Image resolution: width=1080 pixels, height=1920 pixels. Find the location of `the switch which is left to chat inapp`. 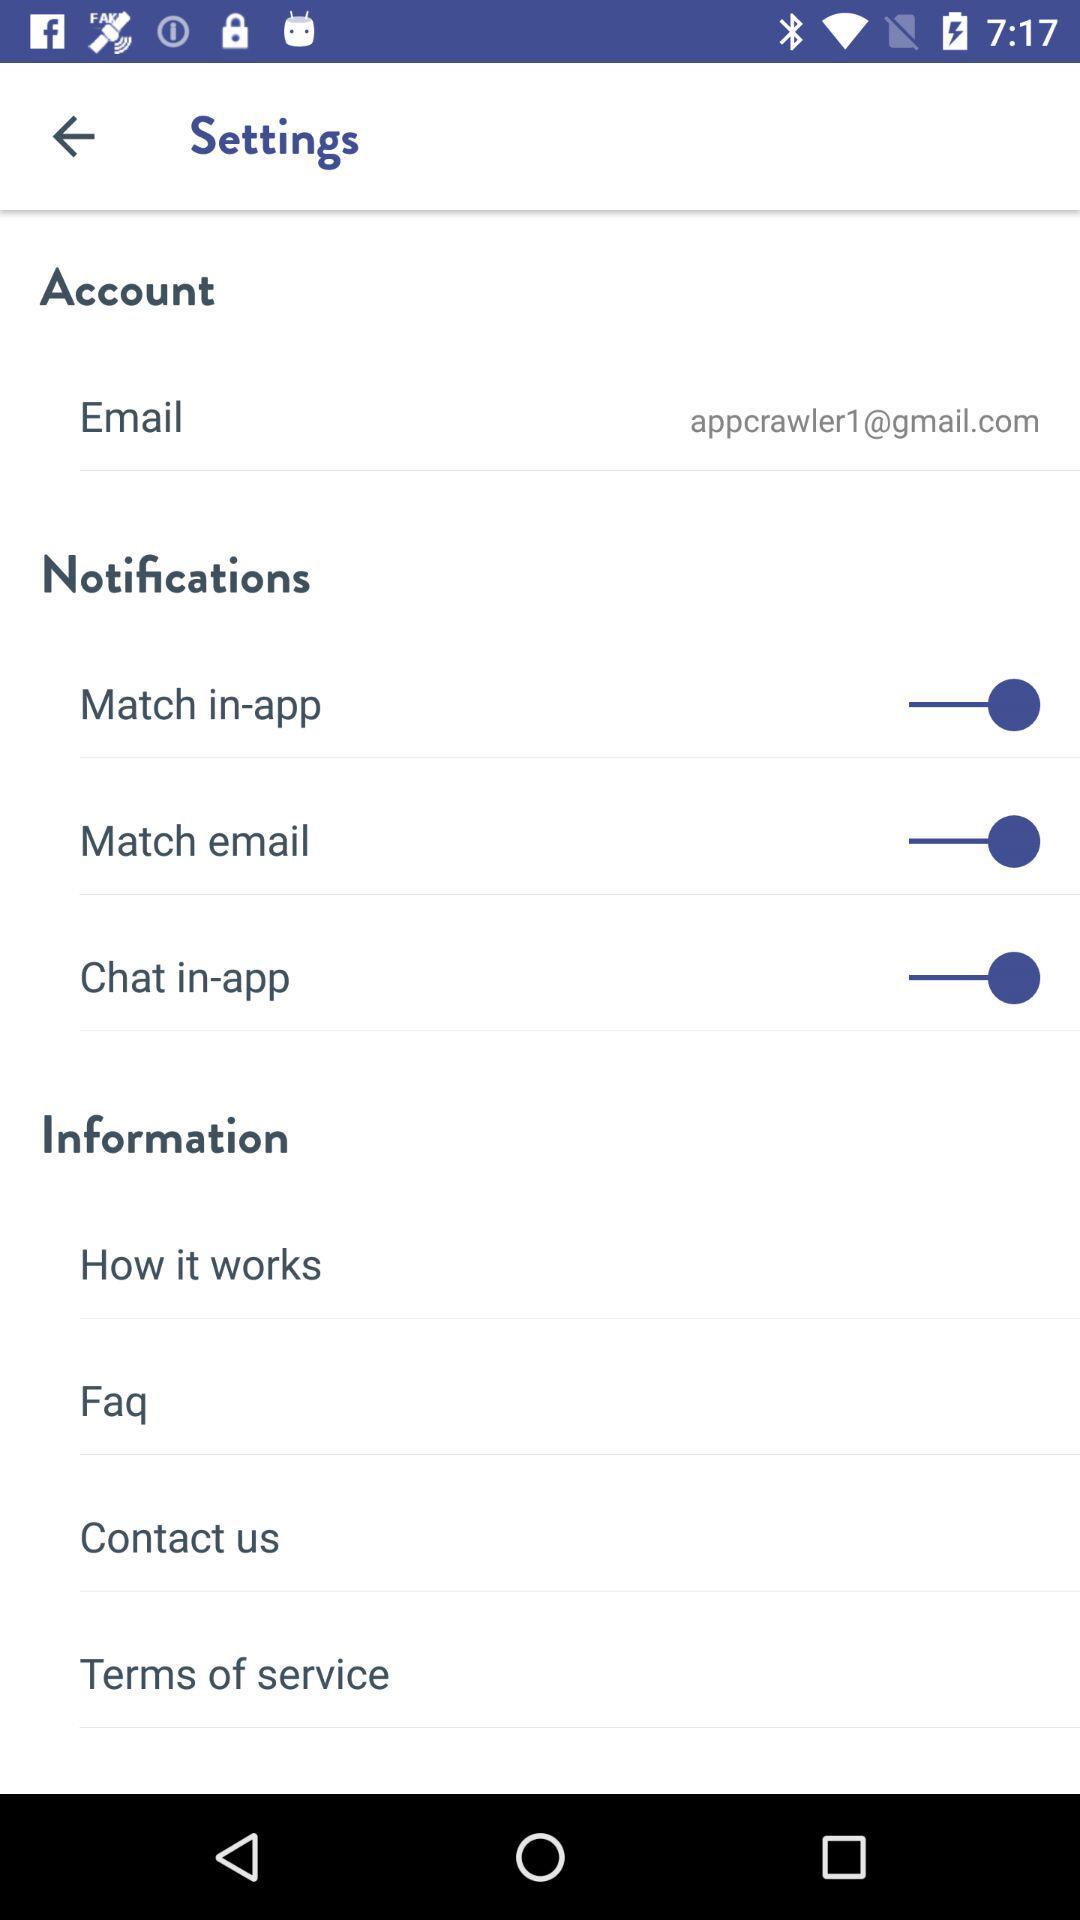

the switch which is left to chat inapp is located at coordinates (973, 978).